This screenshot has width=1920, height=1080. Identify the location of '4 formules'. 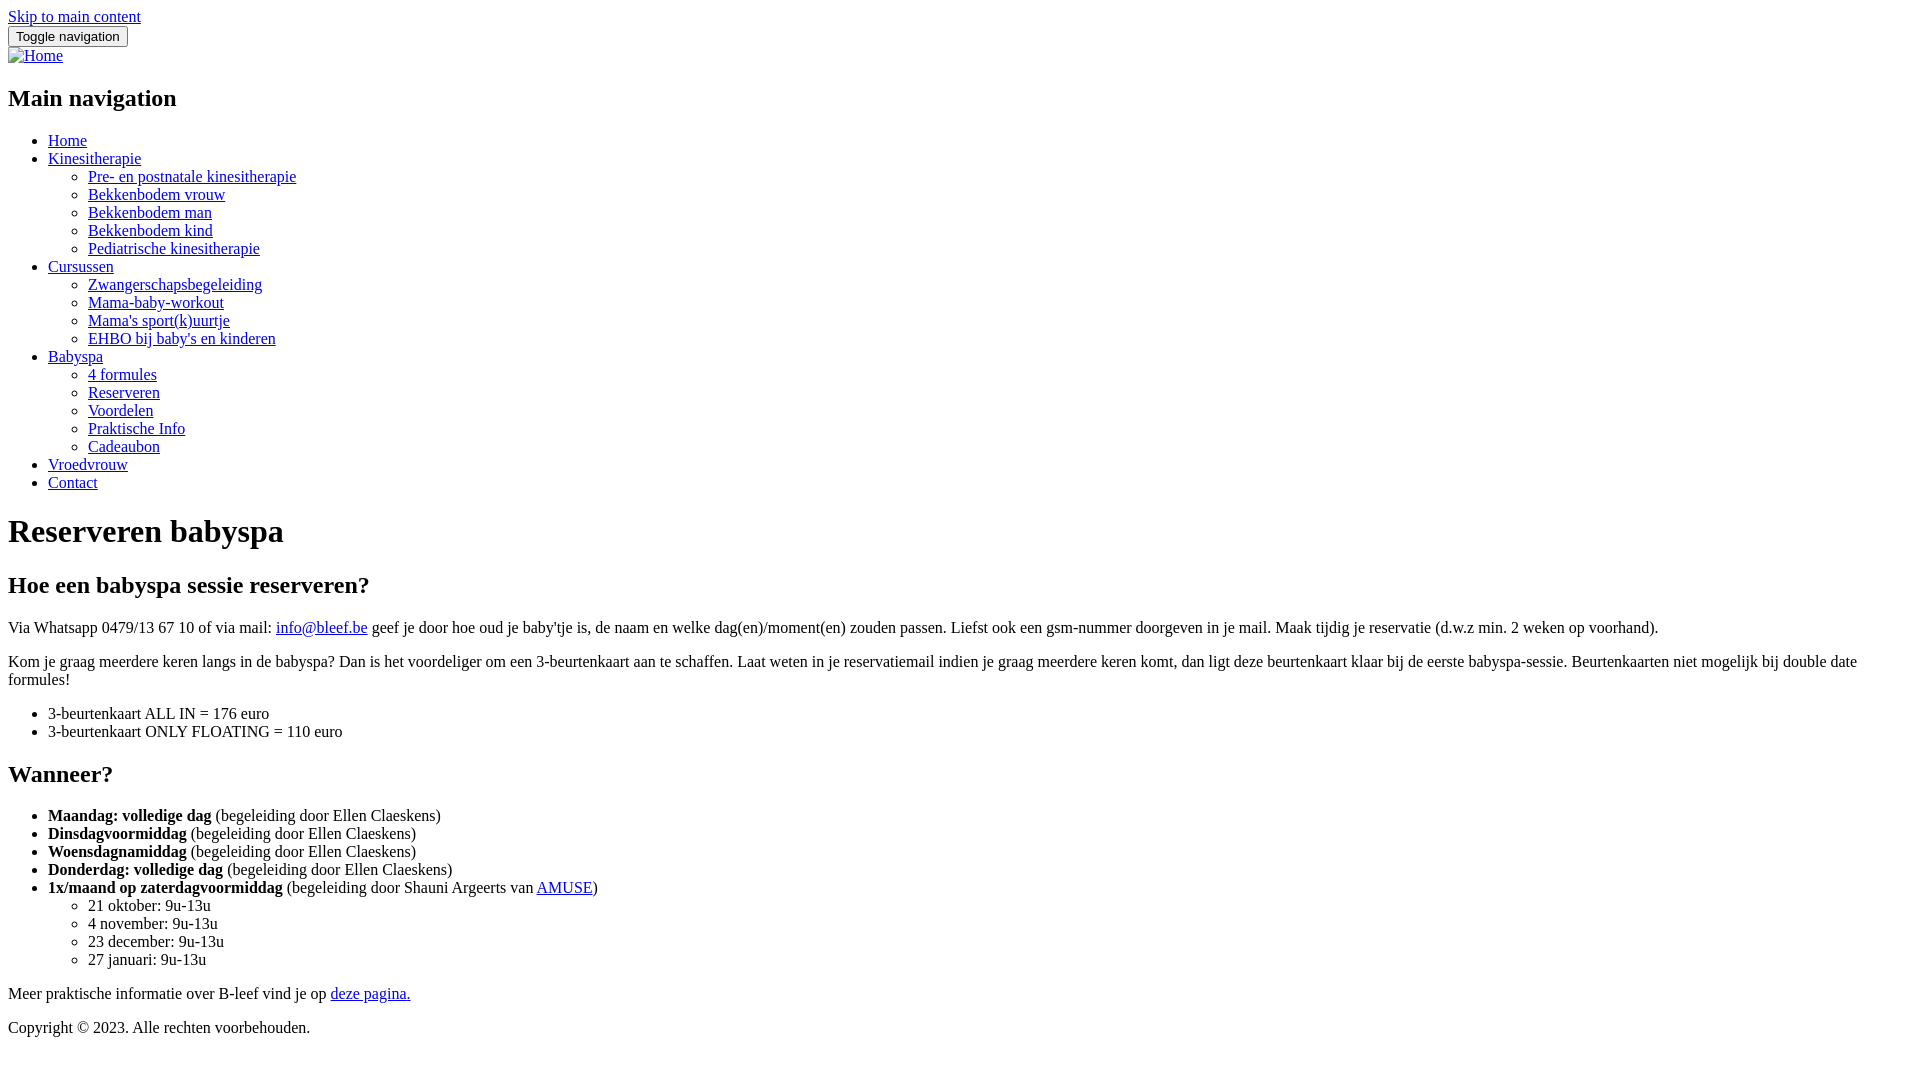
(121, 374).